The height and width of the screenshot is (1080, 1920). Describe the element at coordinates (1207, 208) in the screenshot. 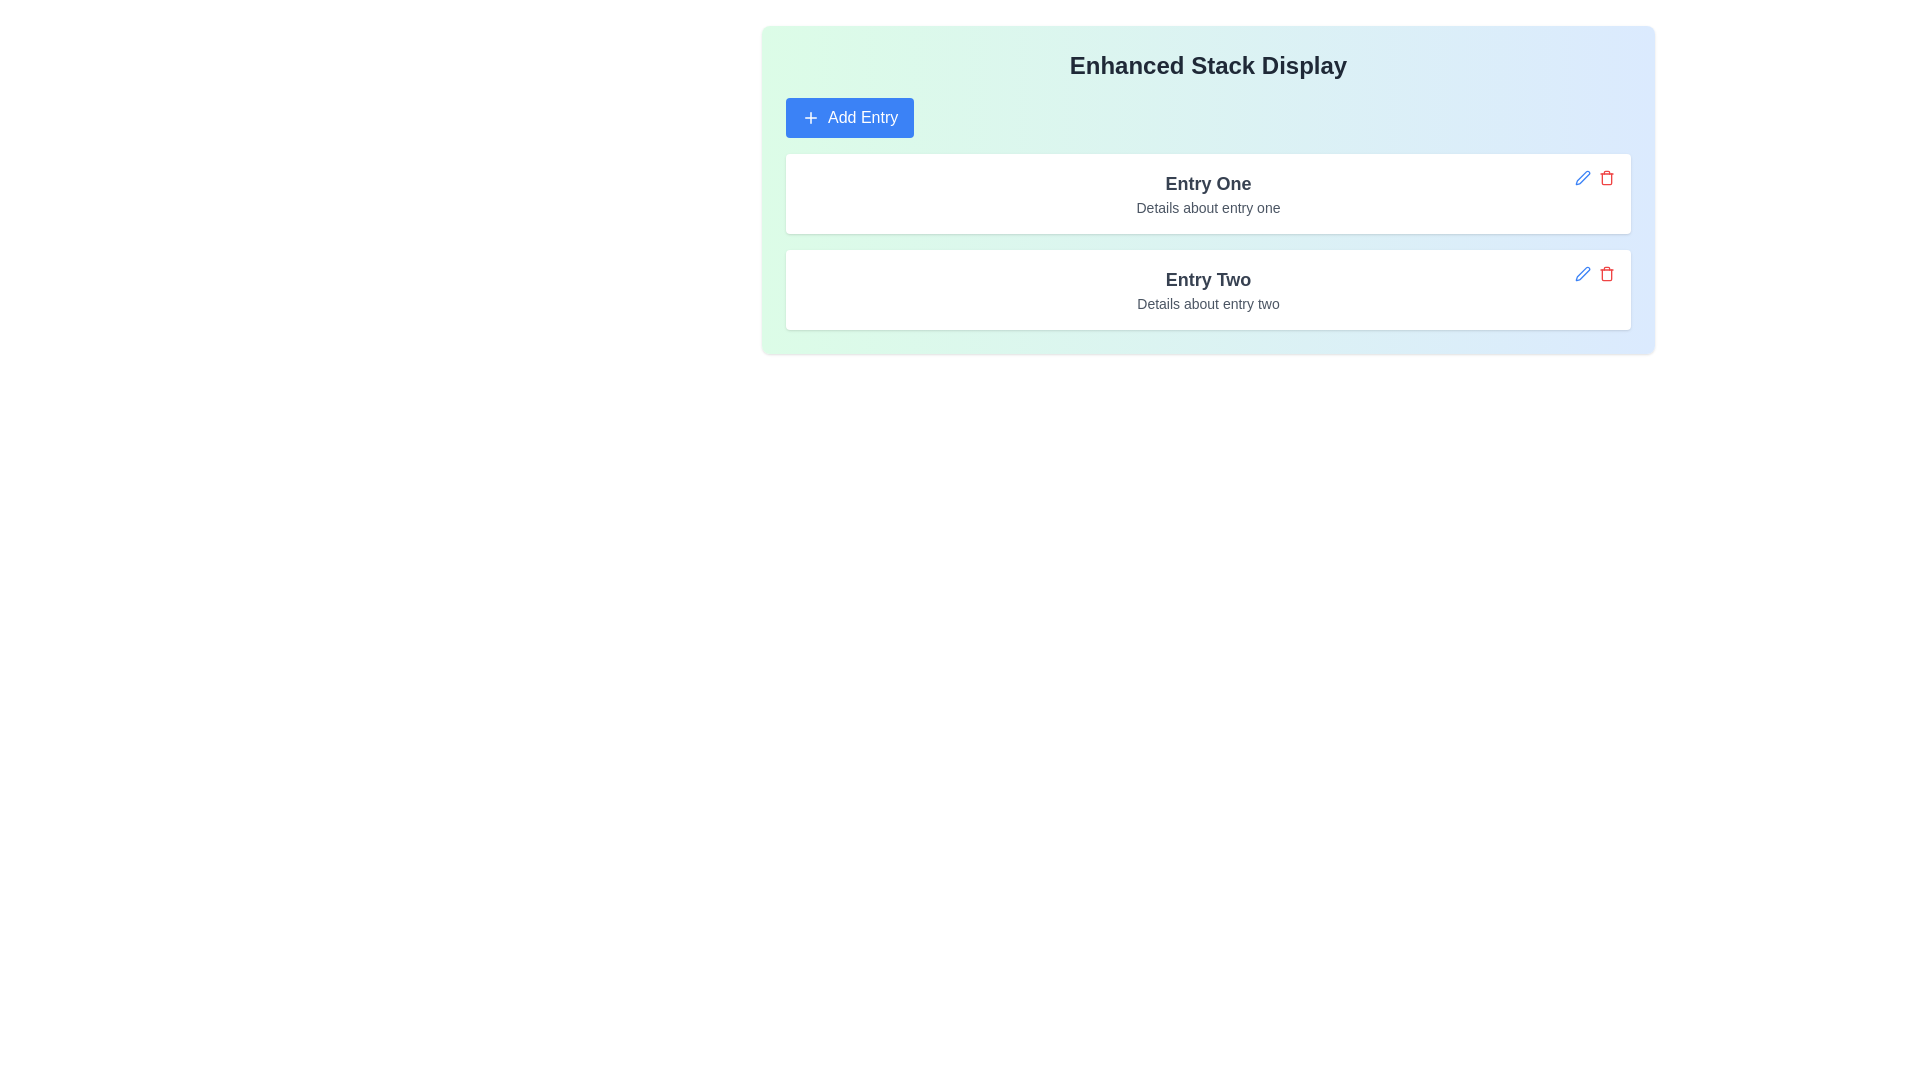

I see `the static text label displaying 'Details about entry one', which is styled in a smaller font size and lighter gray, located below the title 'Entry One' within the first white card of the 'Enhanced Stack Display'` at that location.